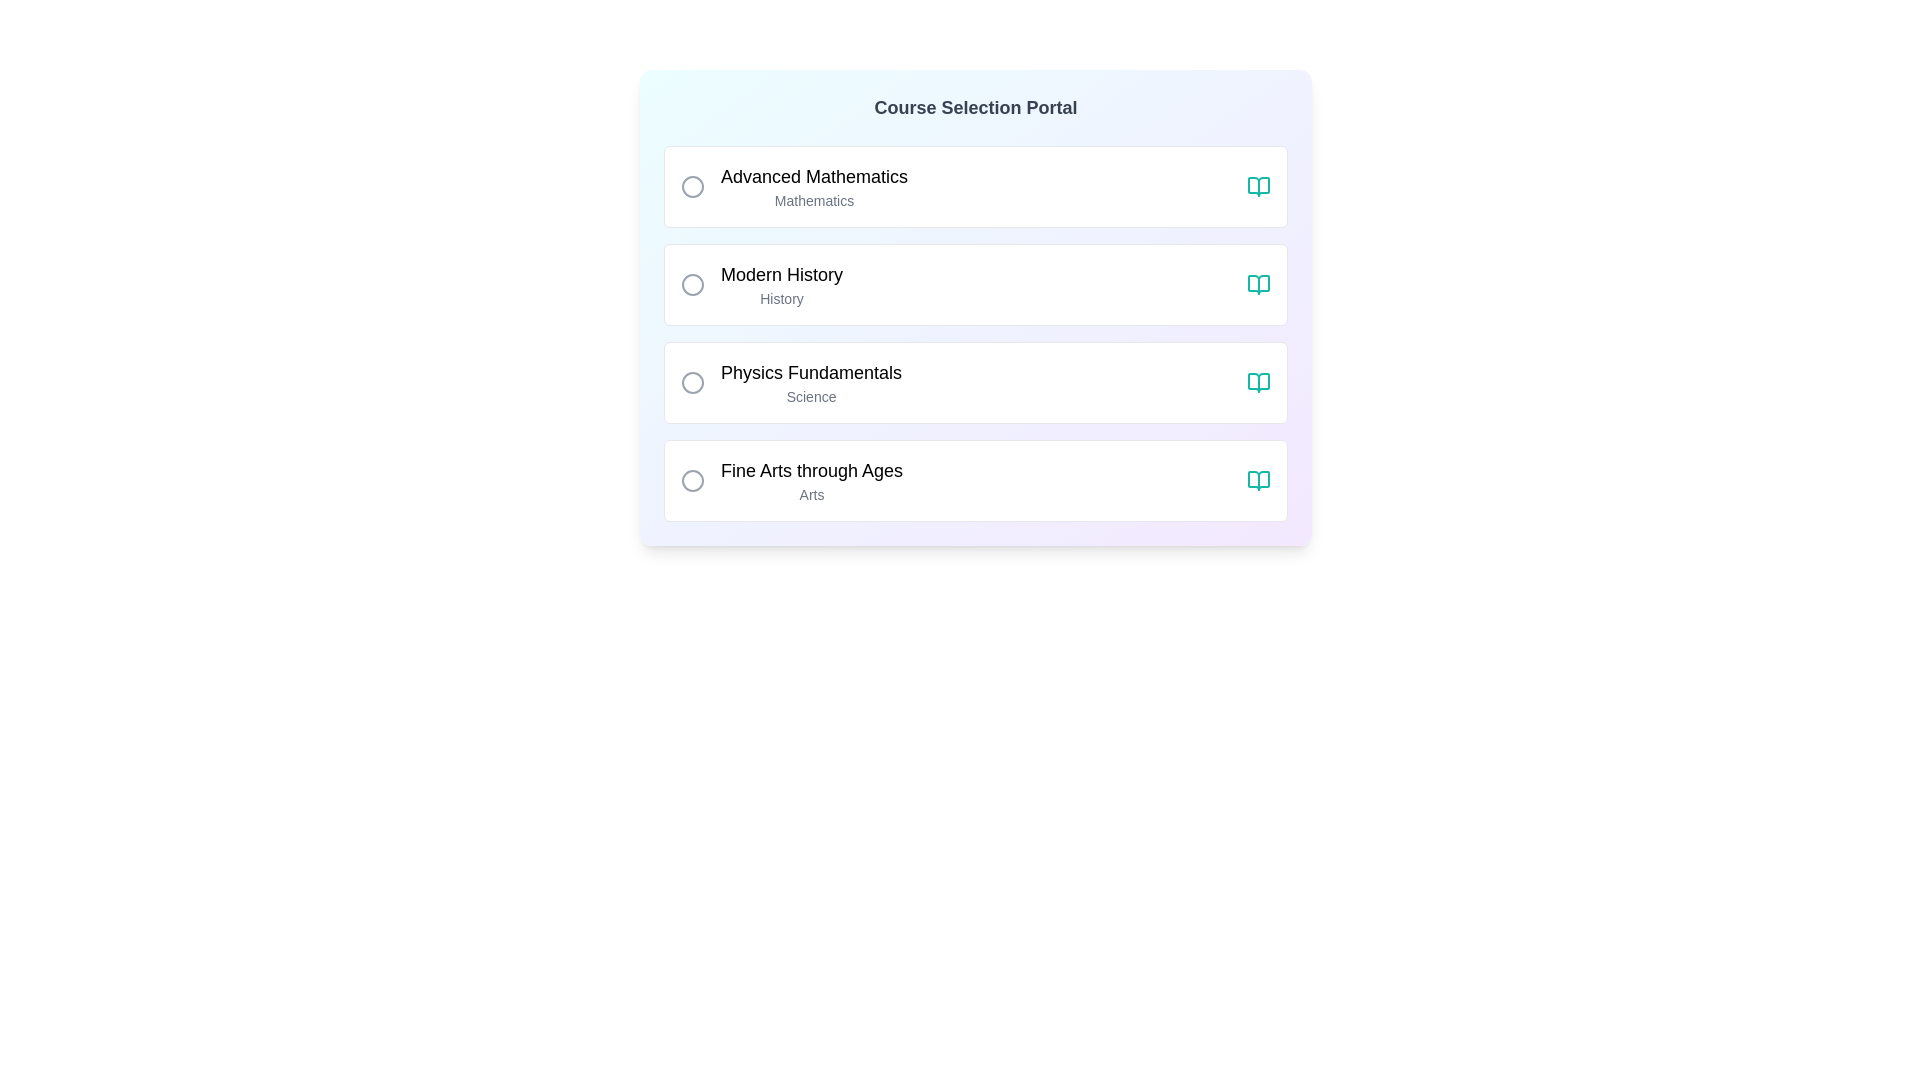 Image resolution: width=1920 pixels, height=1080 pixels. What do you see at coordinates (975, 285) in the screenshot?
I see `the 'Modern History' choice card, which is the second item in the list of course options` at bounding box center [975, 285].